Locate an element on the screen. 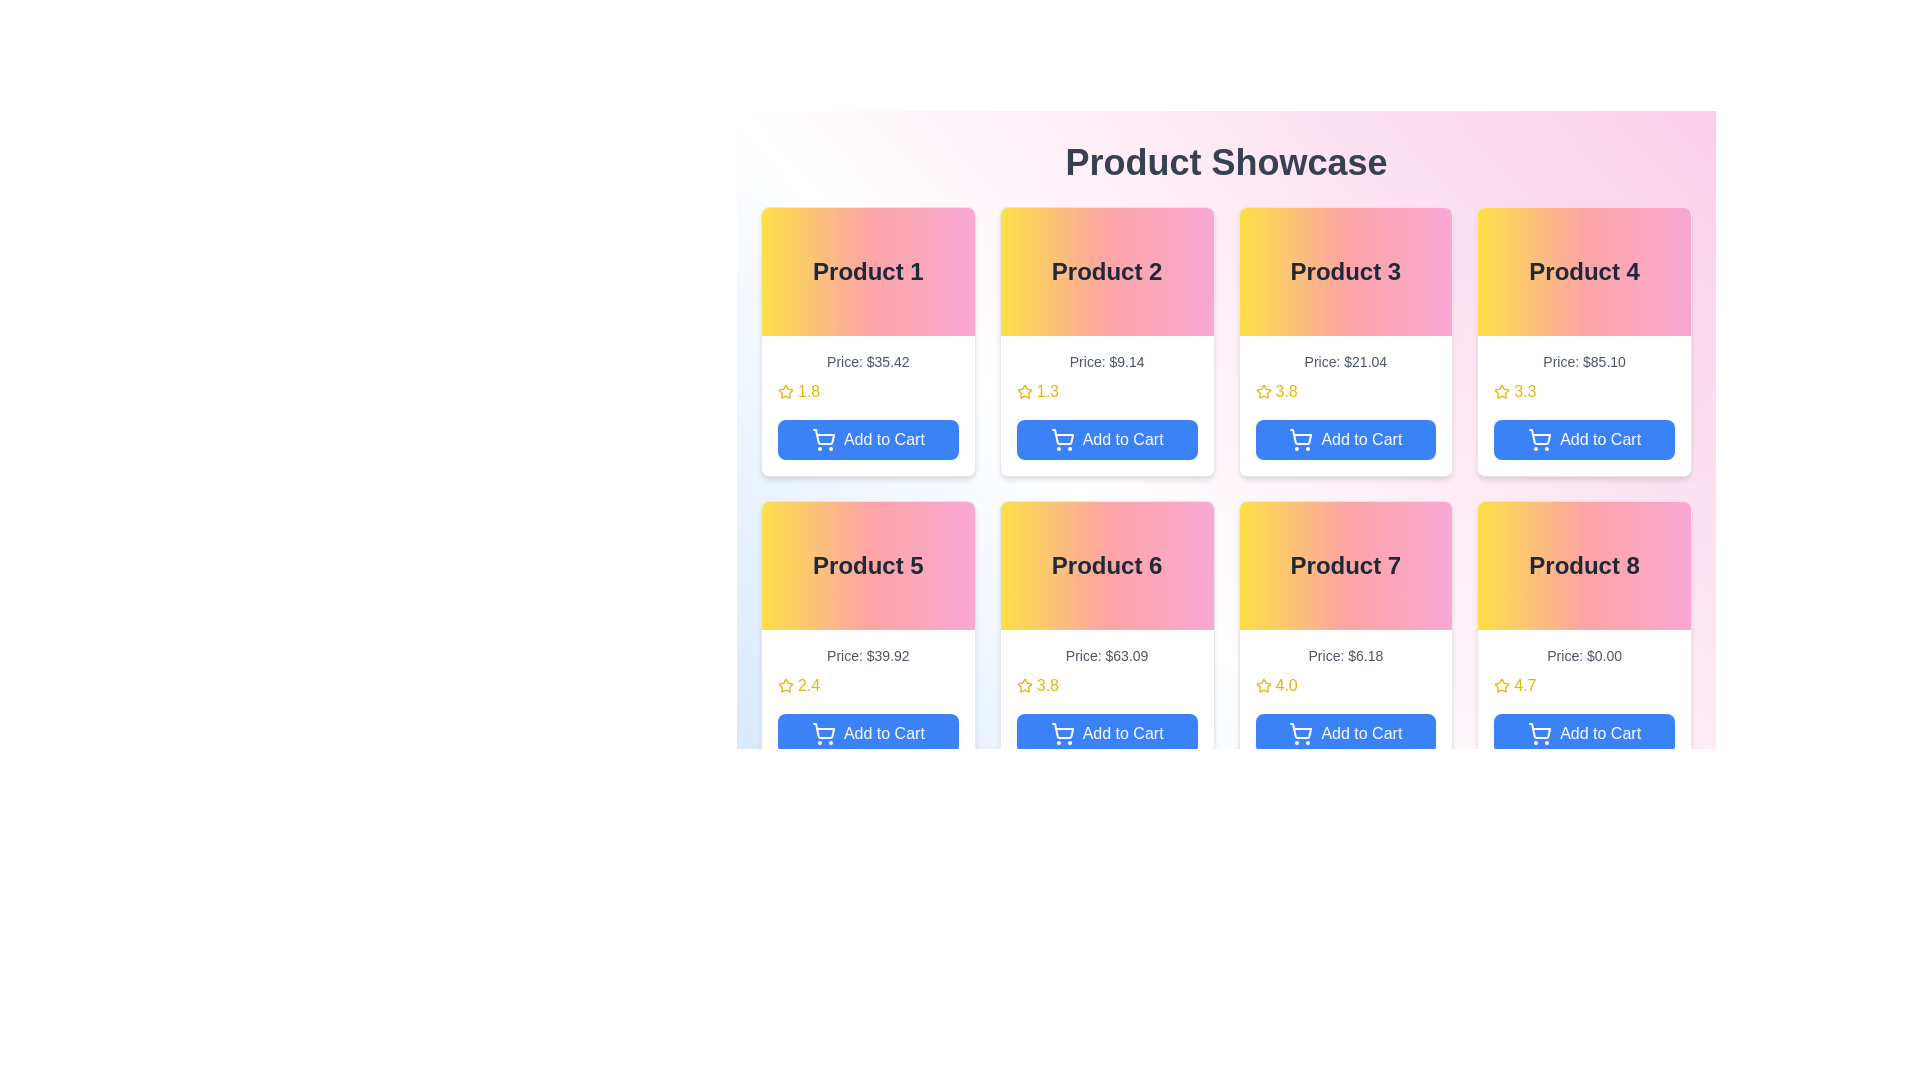 The image size is (1920, 1080). the 'Add to Cart' button located in the product card for 'Product 6', which is positioned in the second row and second column of the product grid is located at coordinates (1106, 733).